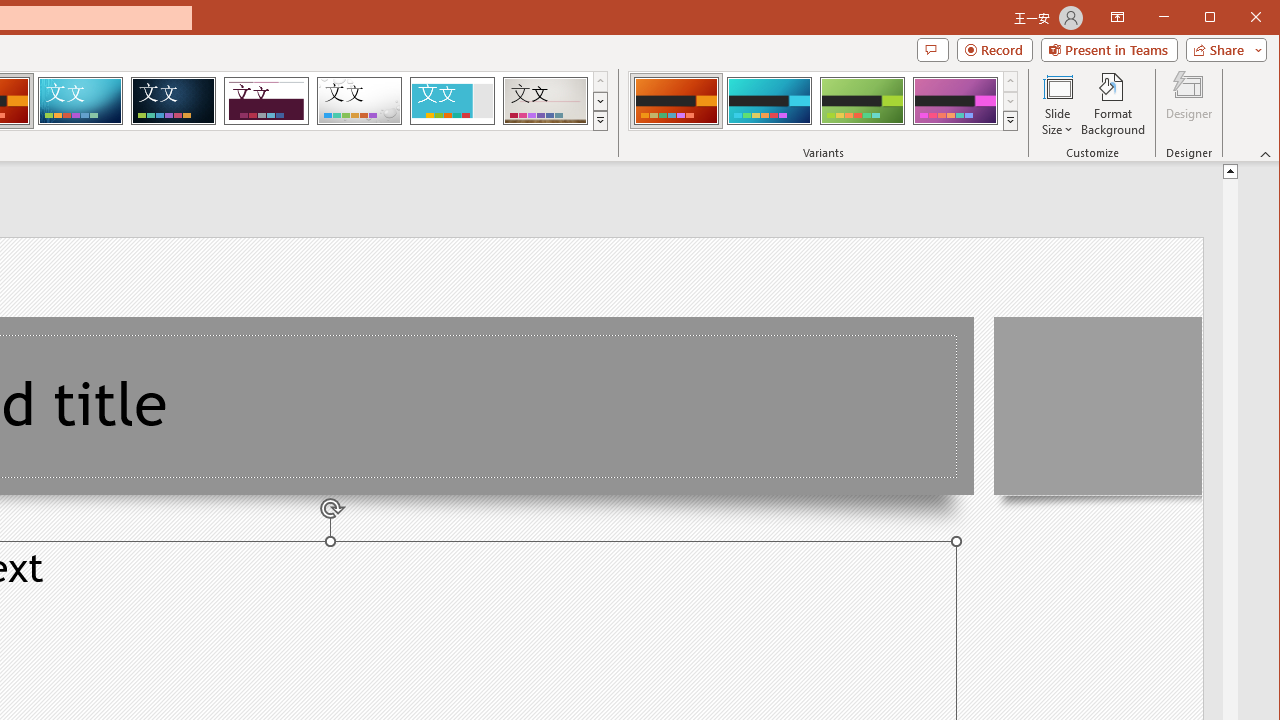 The width and height of the screenshot is (1280, 720). I want to click on 'Damask', so click(173, 100).